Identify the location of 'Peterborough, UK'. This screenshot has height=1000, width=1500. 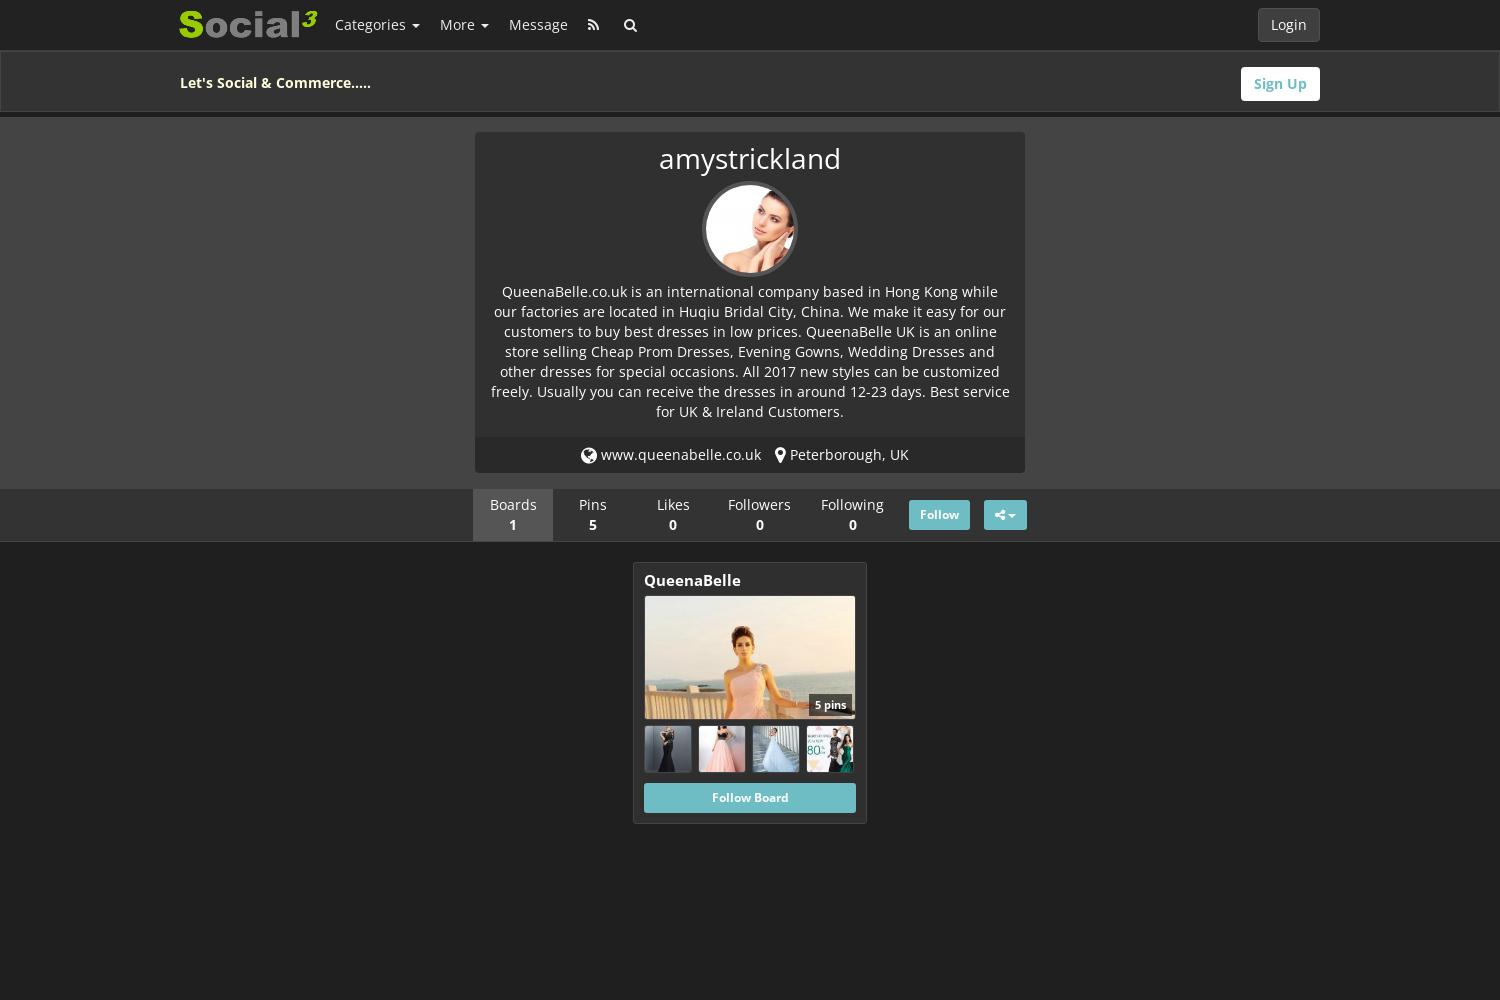
(846, 452).